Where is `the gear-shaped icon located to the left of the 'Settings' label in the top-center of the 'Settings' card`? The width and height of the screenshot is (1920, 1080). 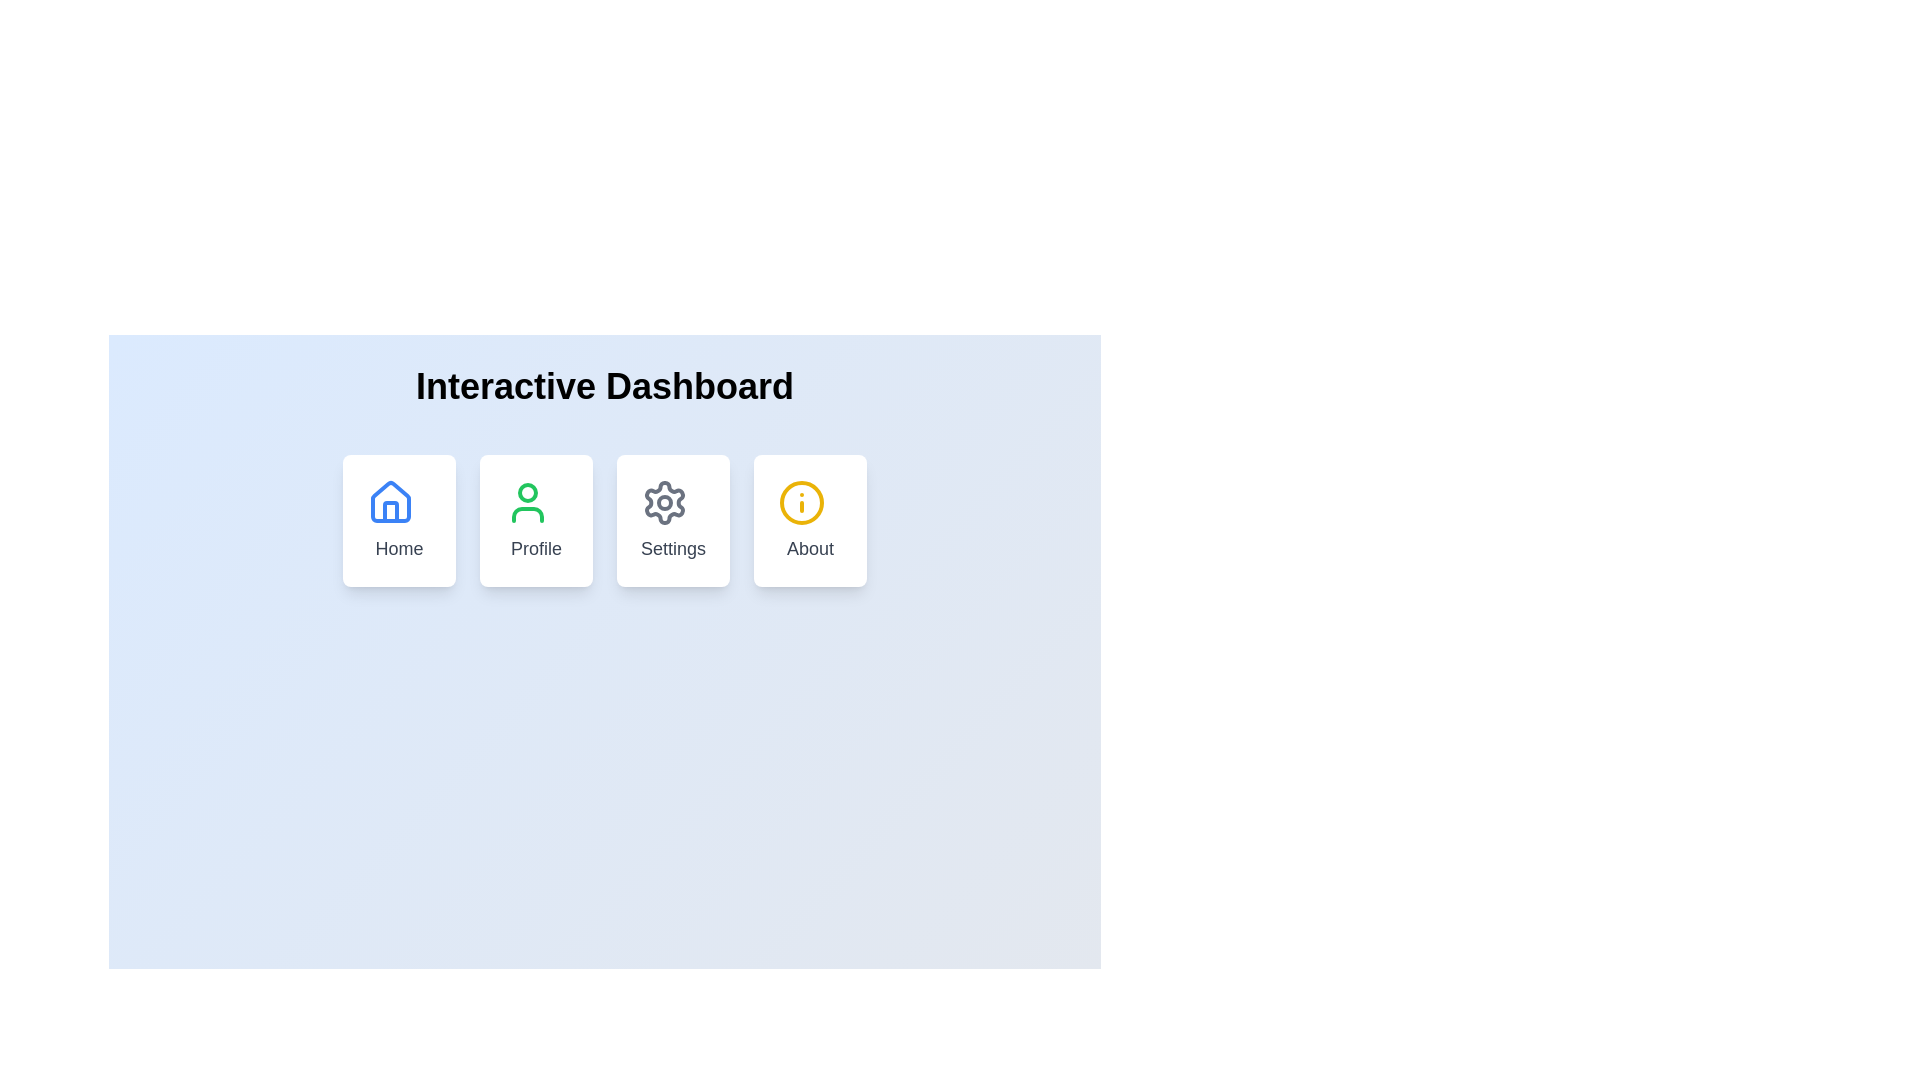 the gear-shaped icon located to the left of the 'Settings' label in the top-center of the 'Settings' card is located at coordinates (665, 501).